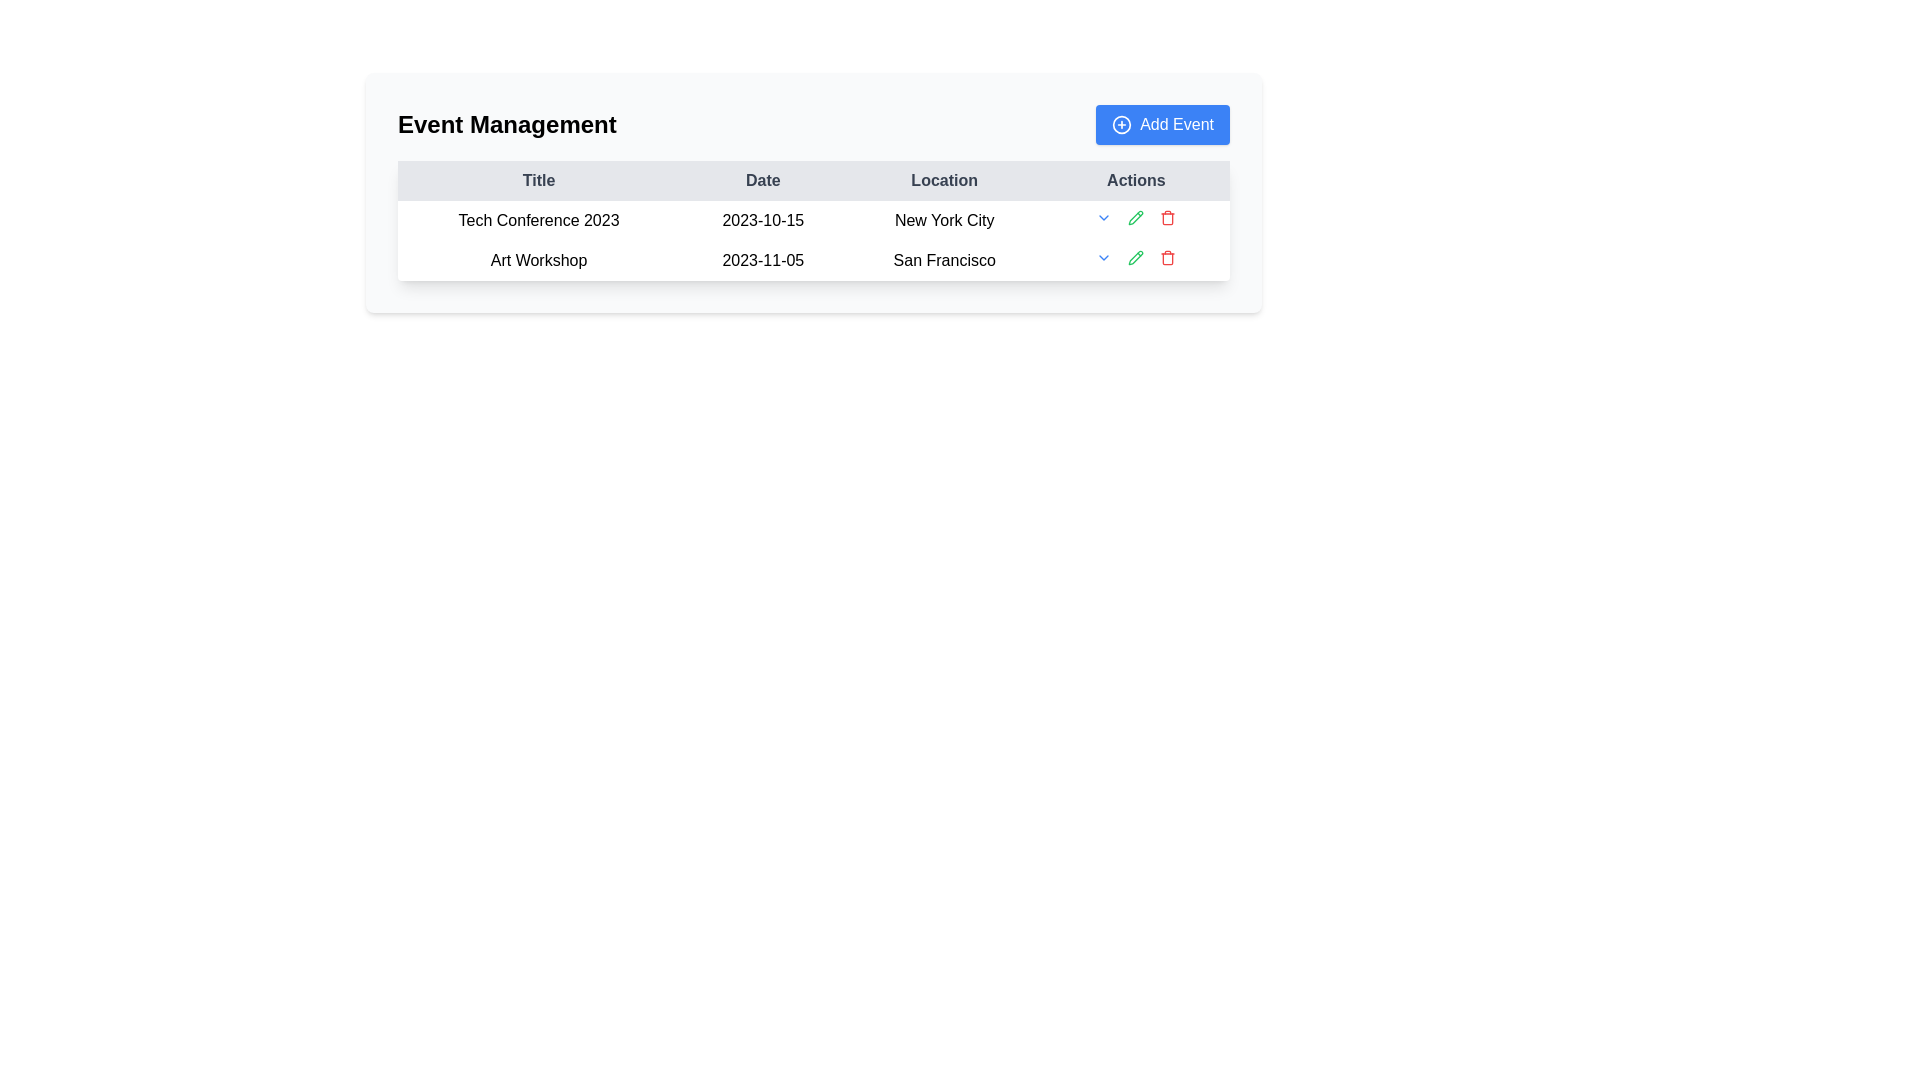  Describe the element at coordinates (539, 220) in the screenshot. I see `the static text label that serves as the title for a specific event, located in the 'Title' column of the table` at that location.